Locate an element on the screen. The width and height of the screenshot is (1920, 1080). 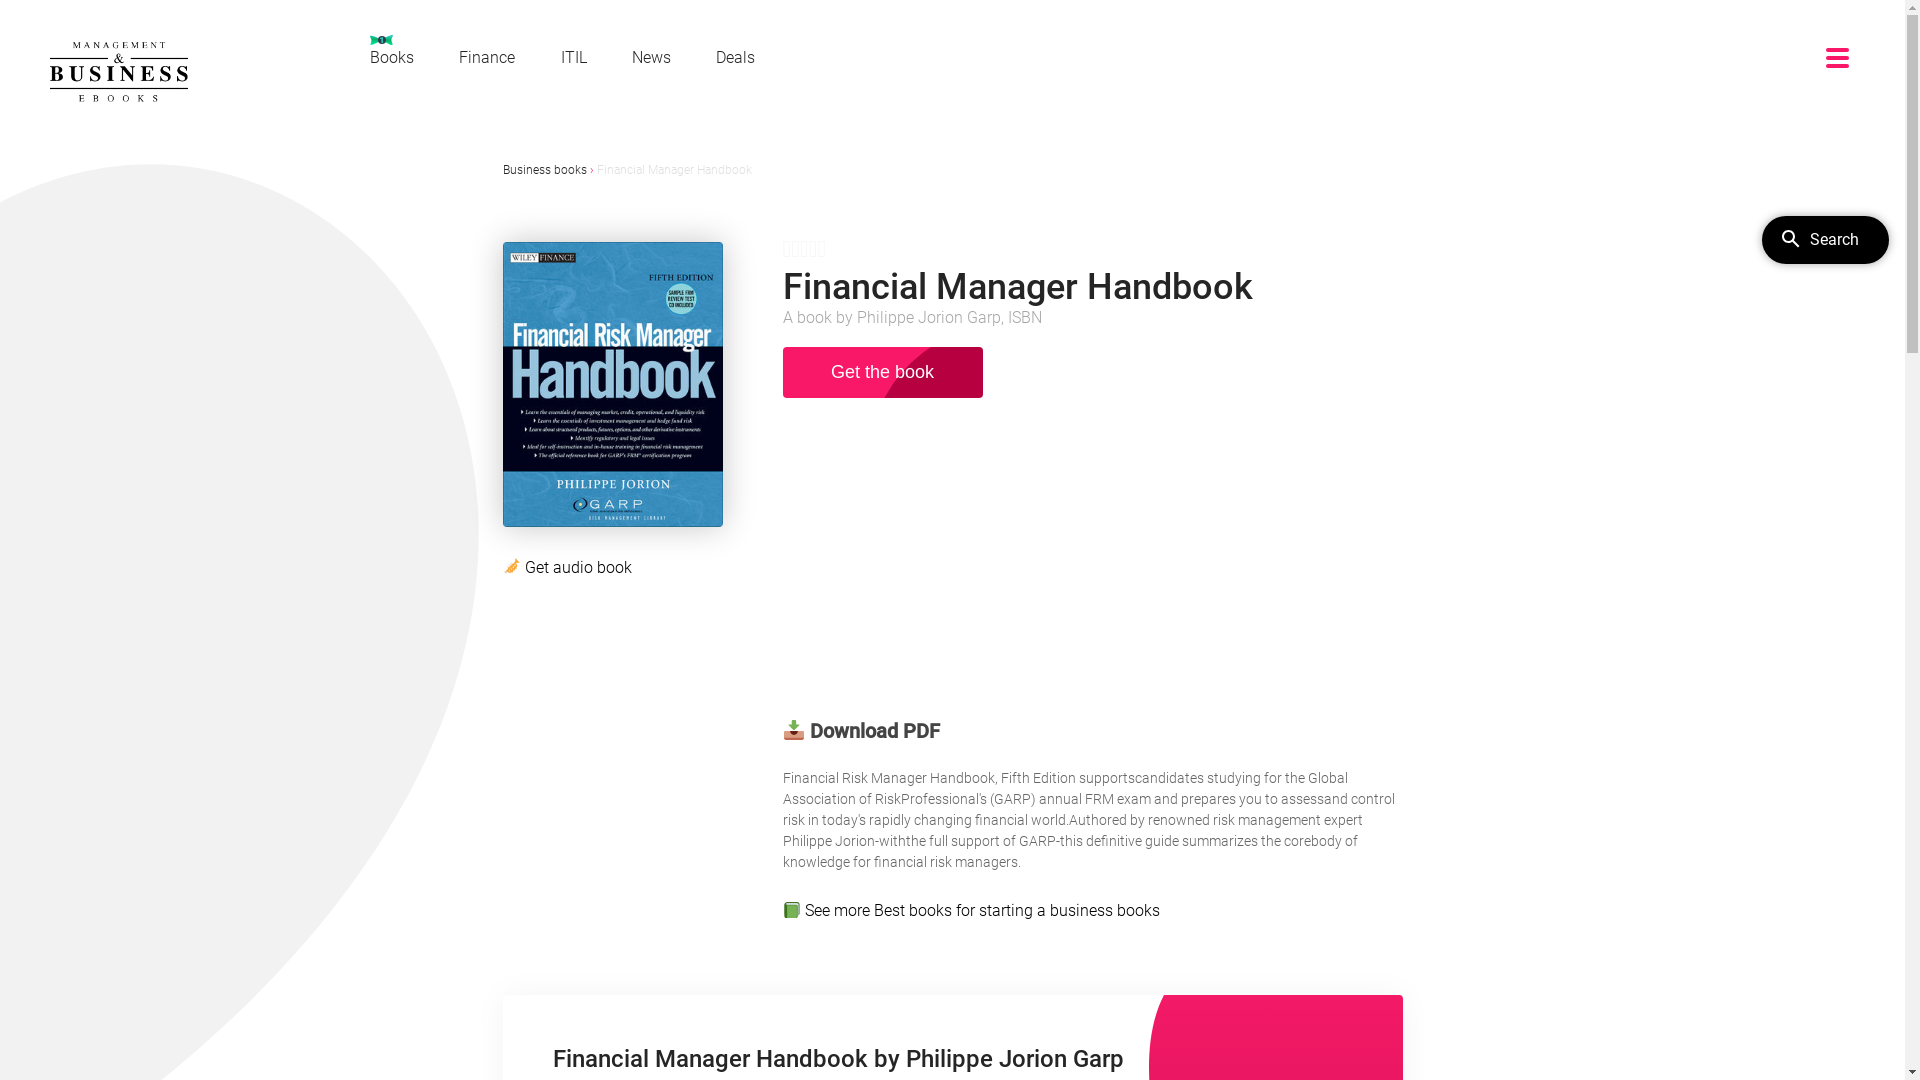
'Get audio book' is located at coordinates (577, 567).